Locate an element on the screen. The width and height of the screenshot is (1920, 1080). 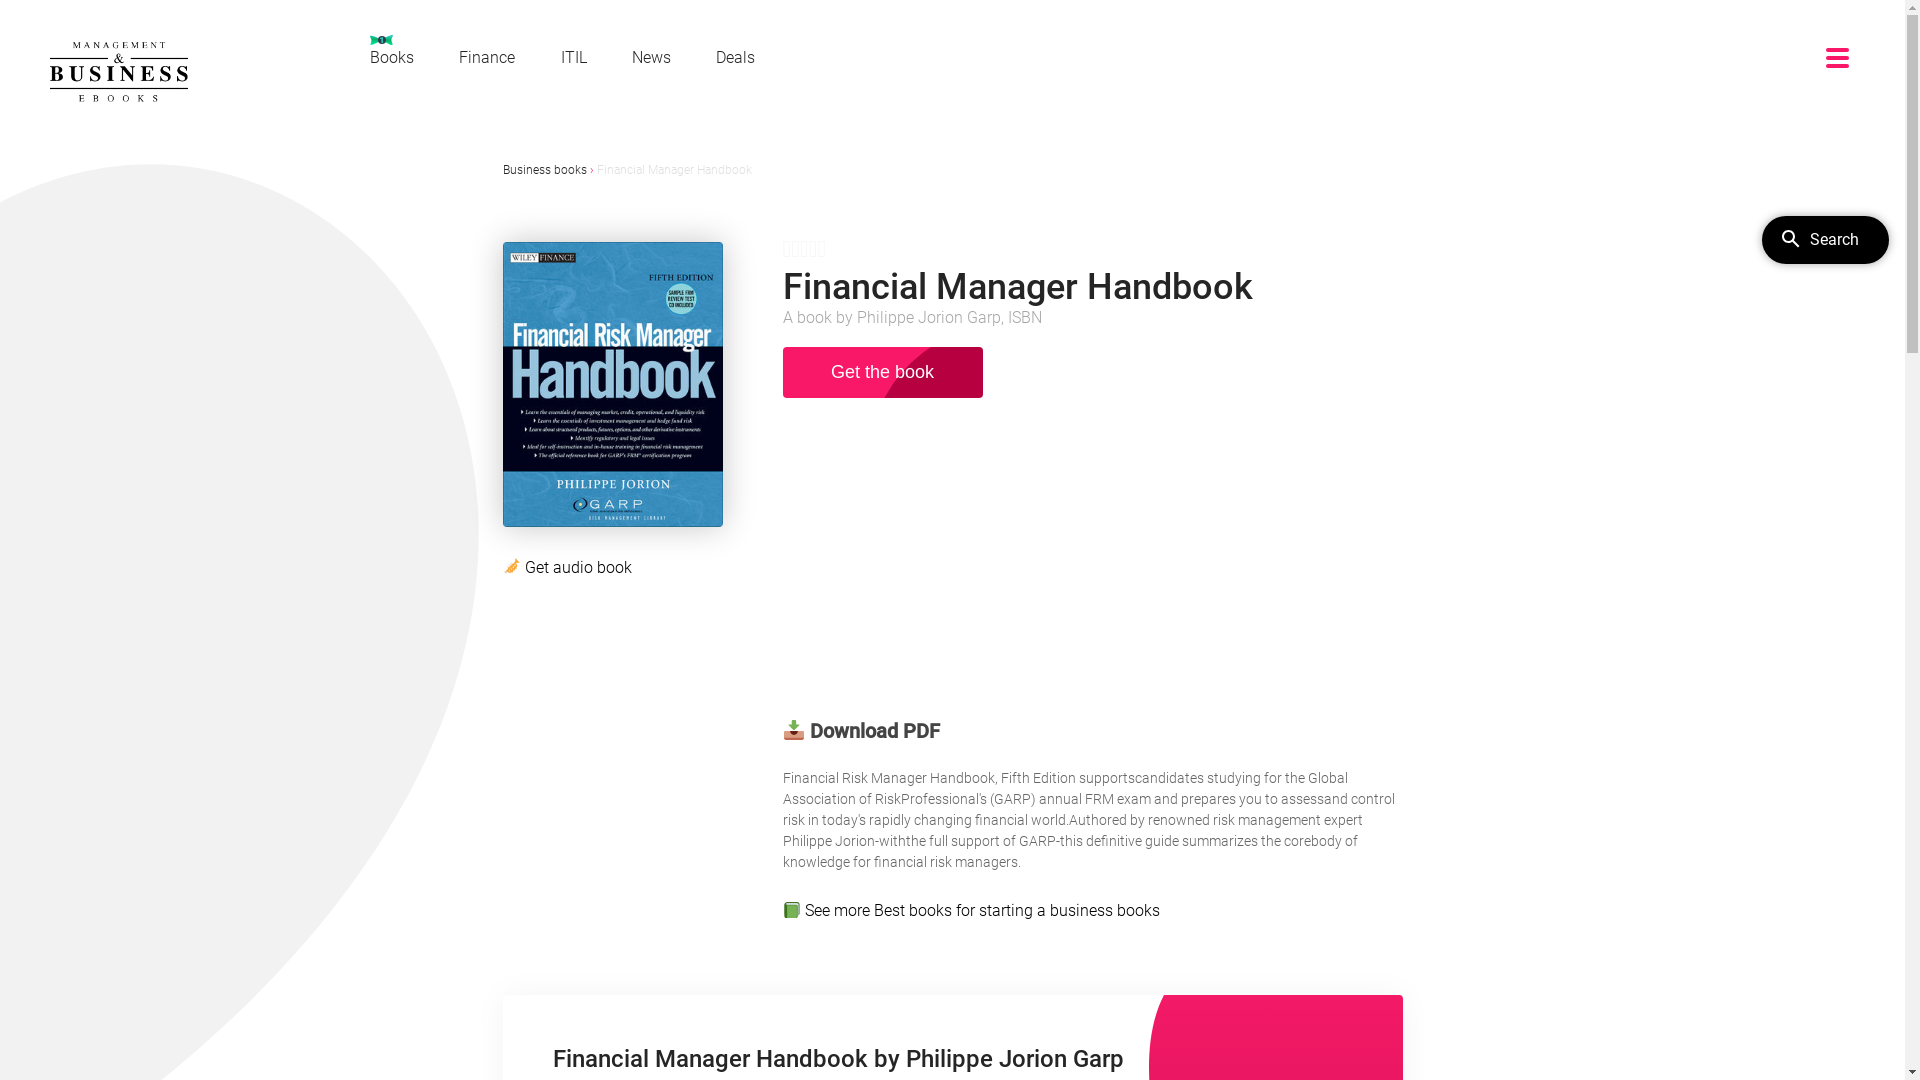
'Get audio book' is located at coordinates (577, 567).